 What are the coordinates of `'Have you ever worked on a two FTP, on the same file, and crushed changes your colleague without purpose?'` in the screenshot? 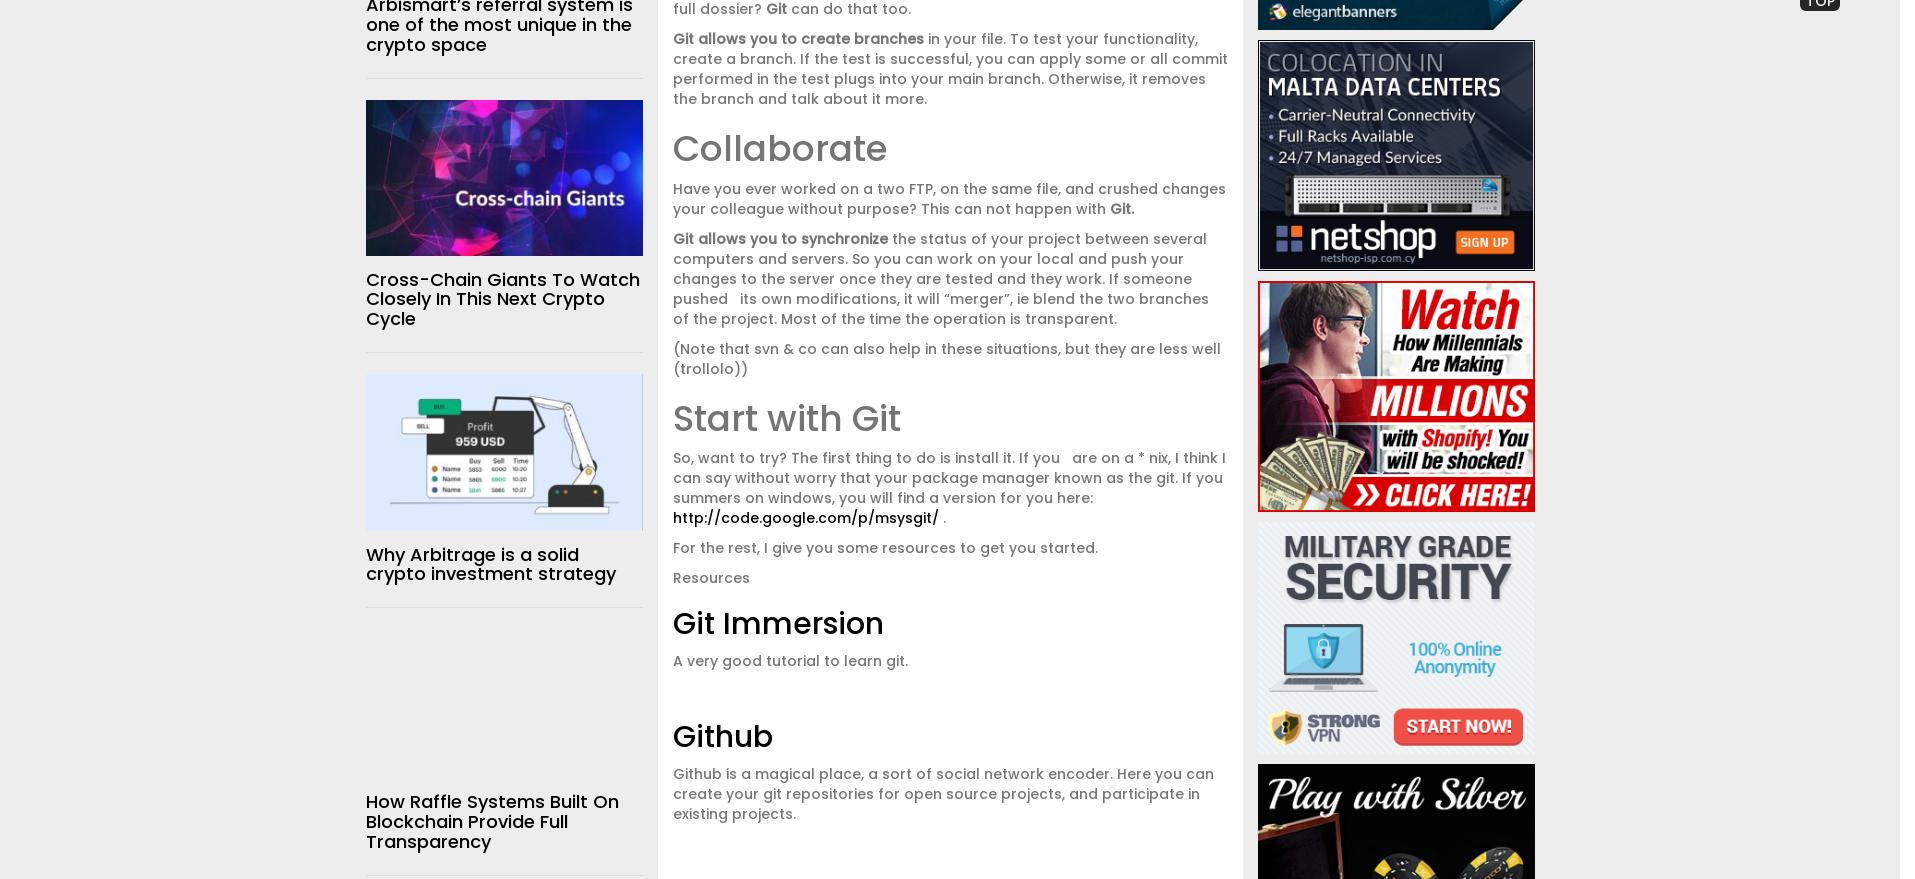 It's located at (947, 197).